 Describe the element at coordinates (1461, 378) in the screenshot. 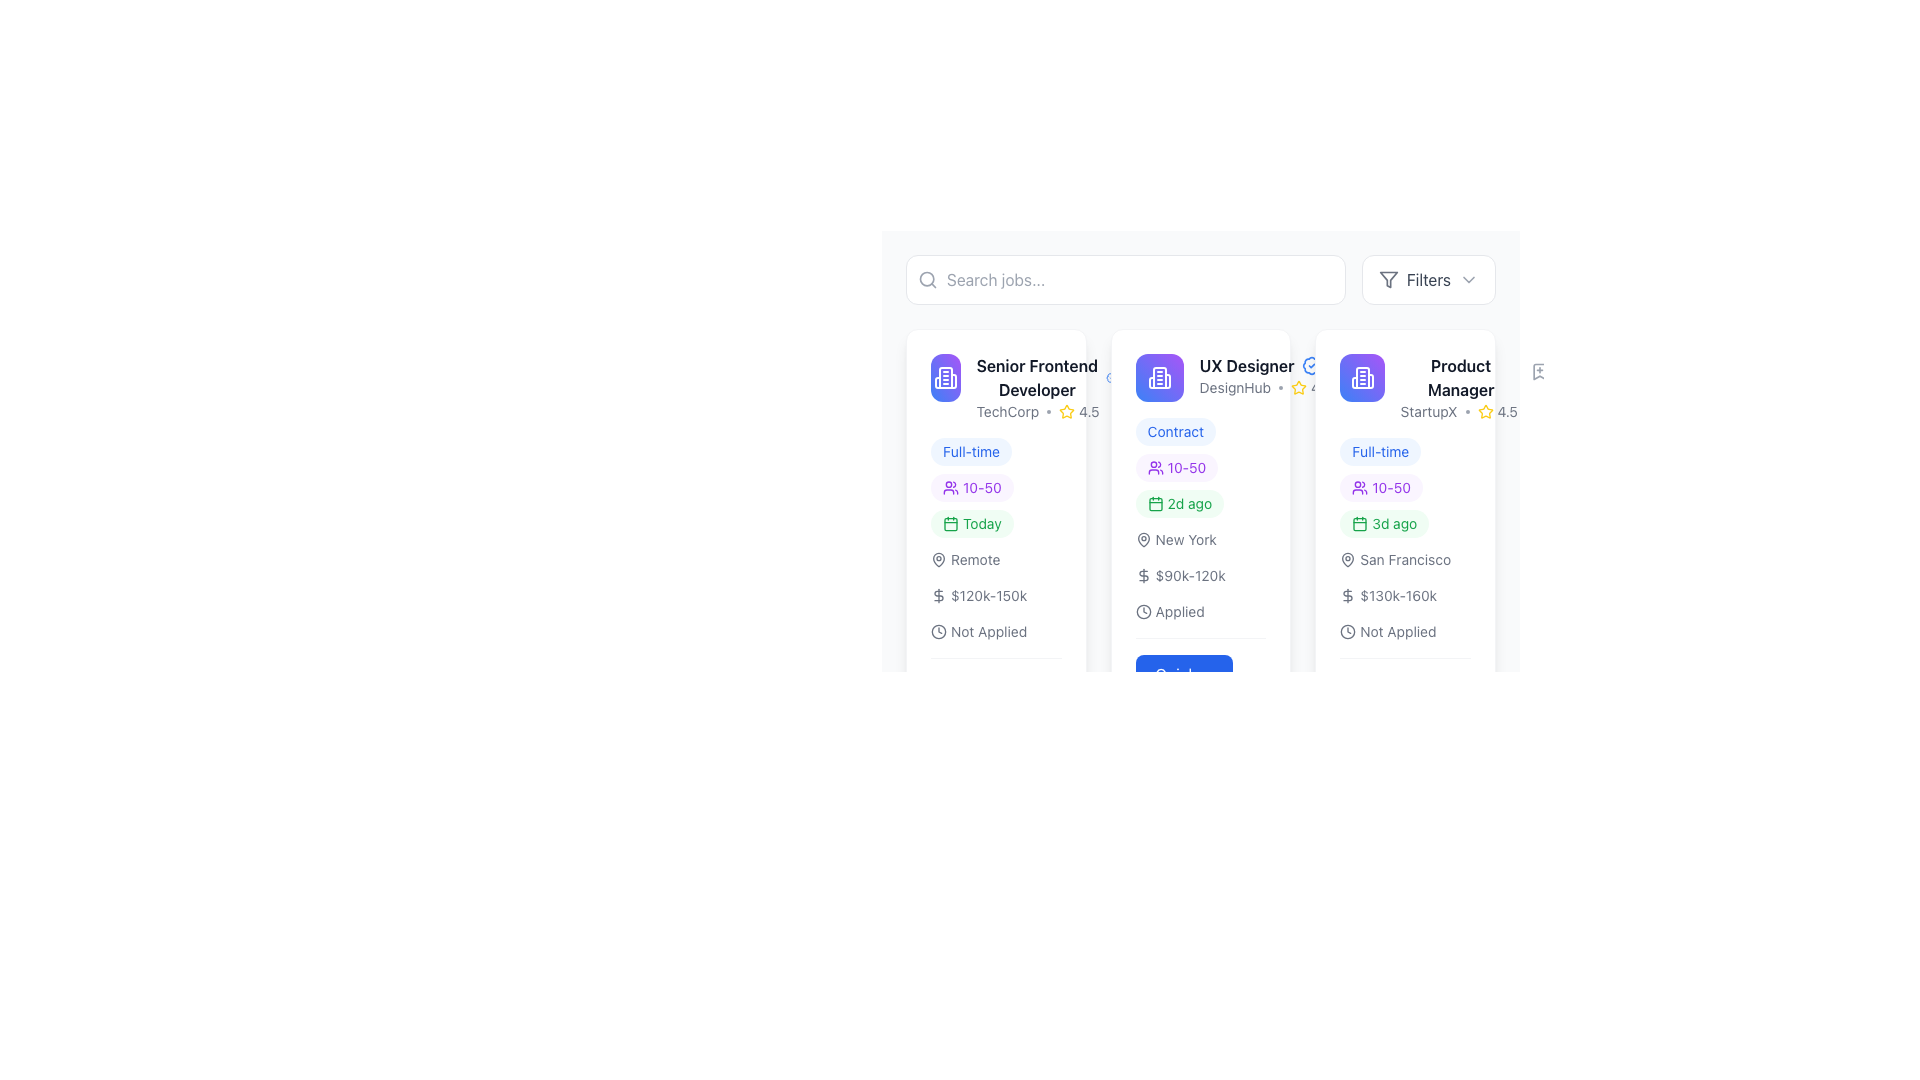

I see `job title label located at the top-center of the job listing card, which identifies the specific job role being described` at that location.